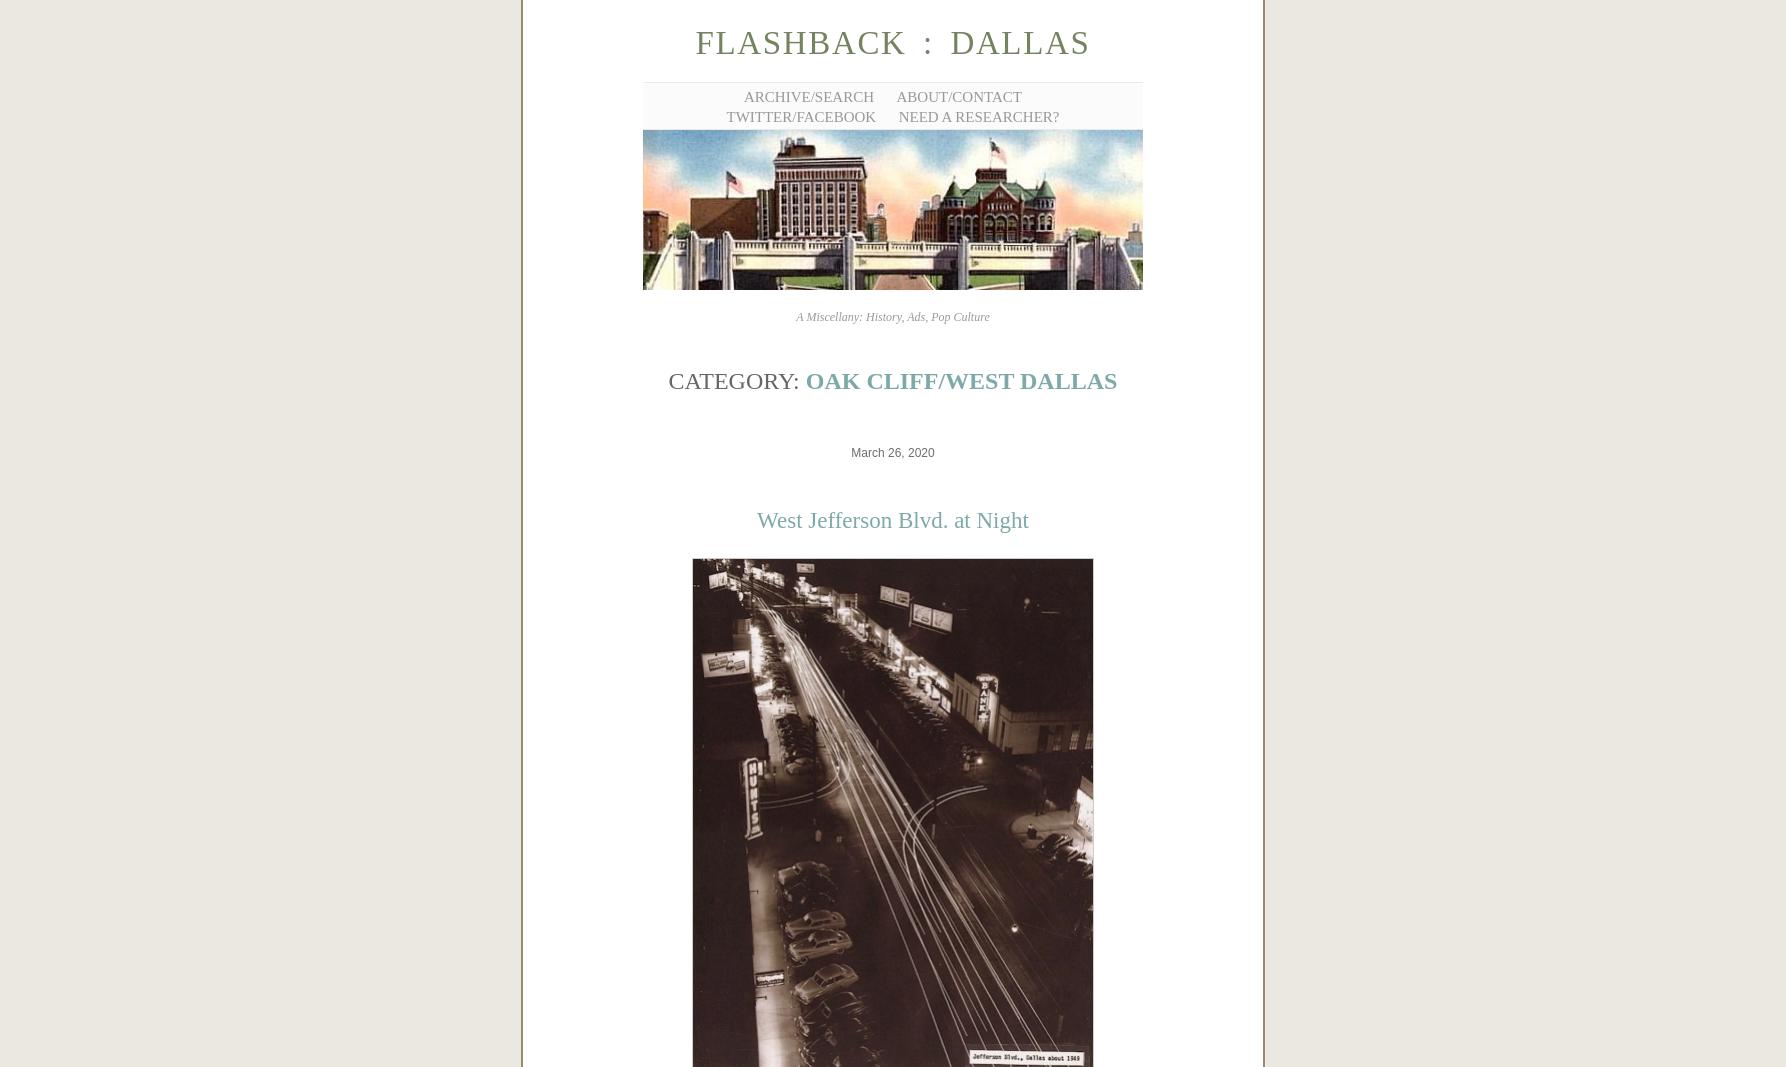  Describe the element at coordinates (961, 380) in the screenshot. I see `'Oak Cliff/West Dallas'` at that location.